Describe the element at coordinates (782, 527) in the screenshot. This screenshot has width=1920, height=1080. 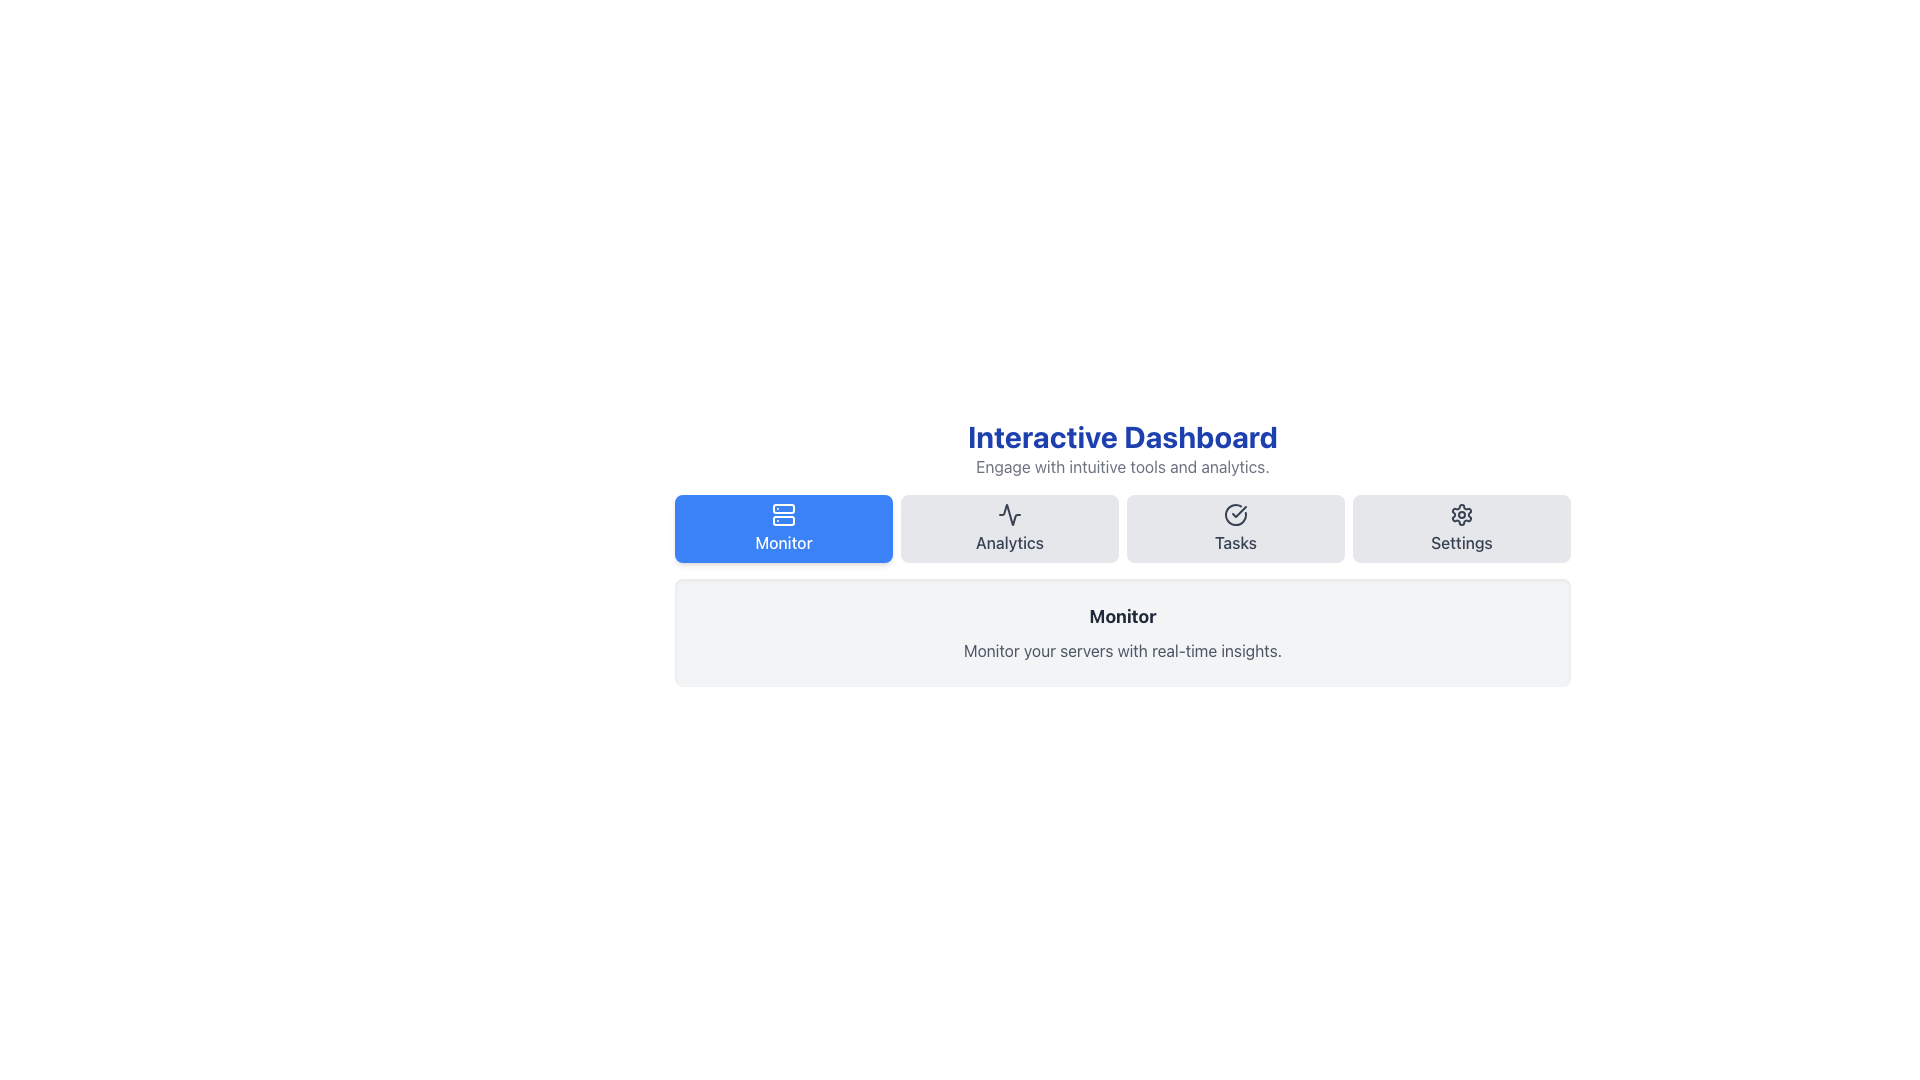
I see `the blue rounded button labeled 'Monitor' with a server icon` at that location.